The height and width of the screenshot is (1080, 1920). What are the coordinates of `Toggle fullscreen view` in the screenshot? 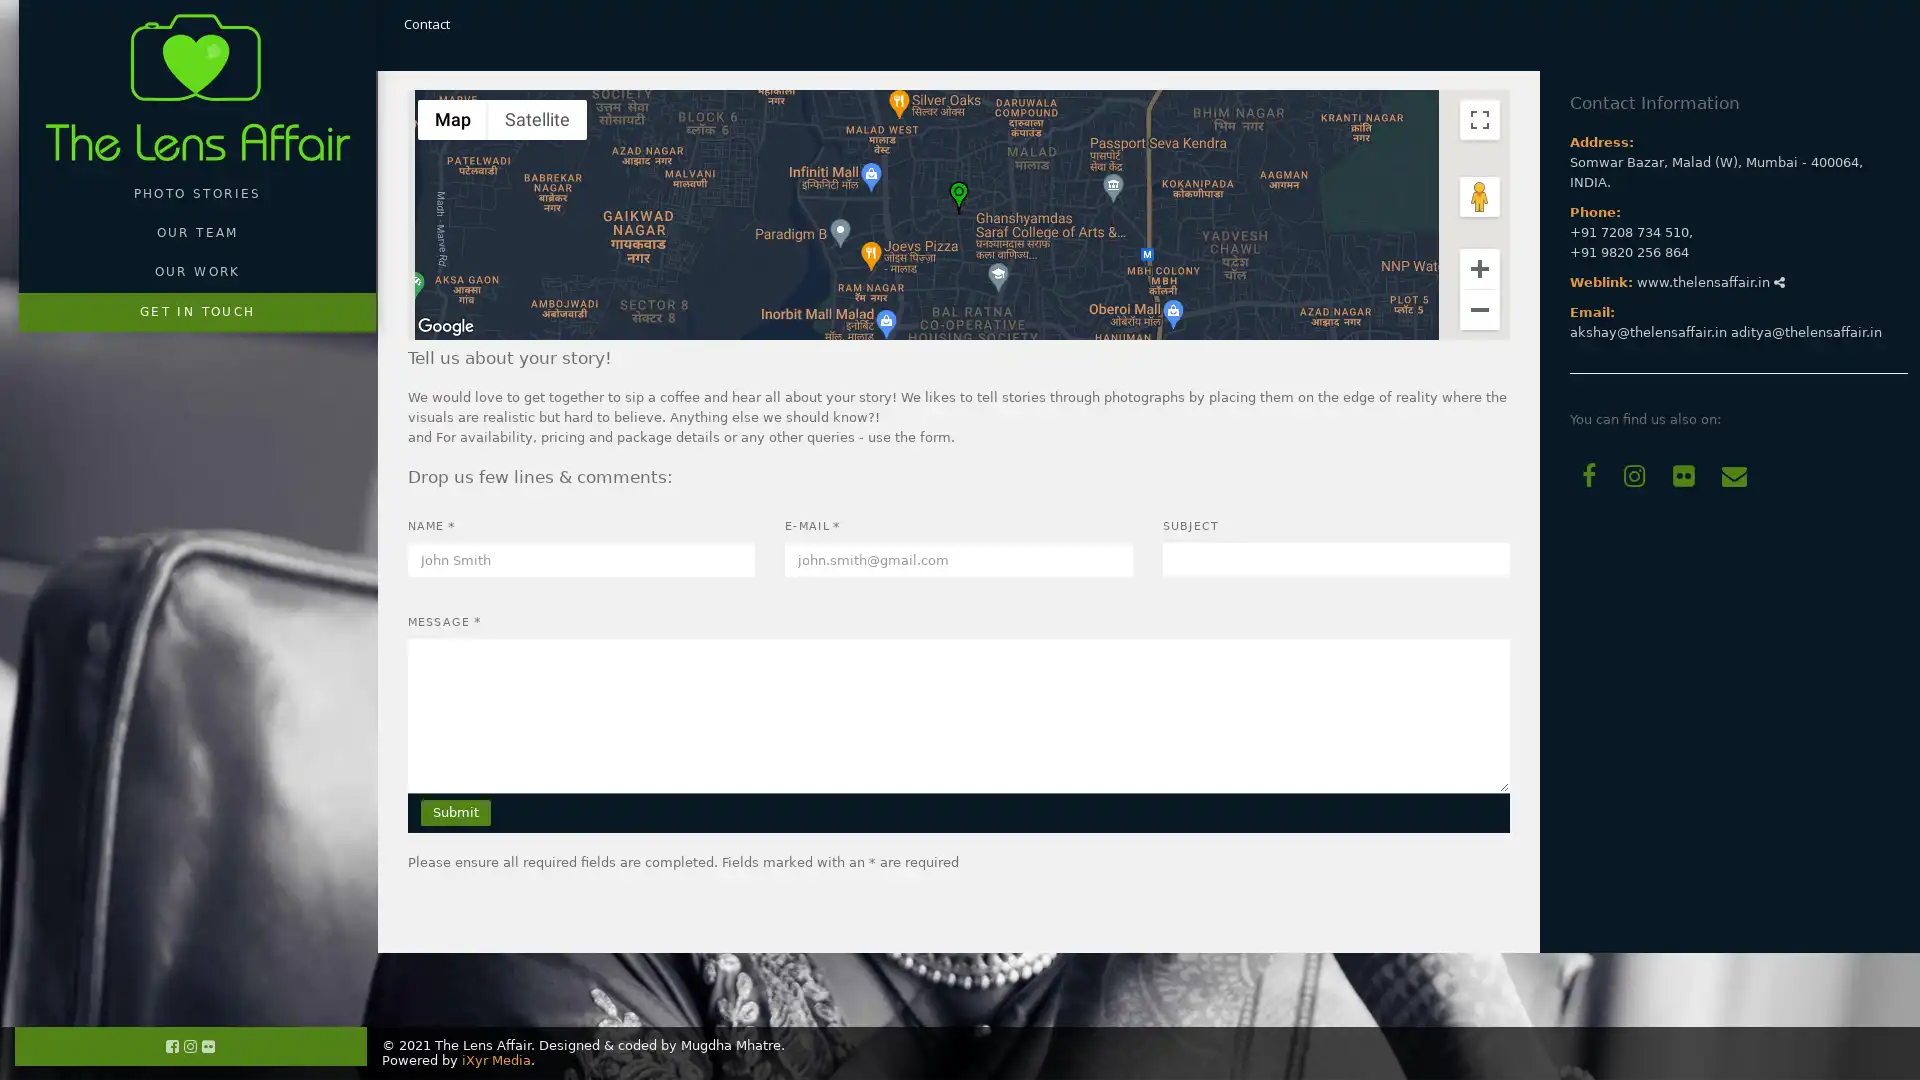 It's located at (1479, 119).